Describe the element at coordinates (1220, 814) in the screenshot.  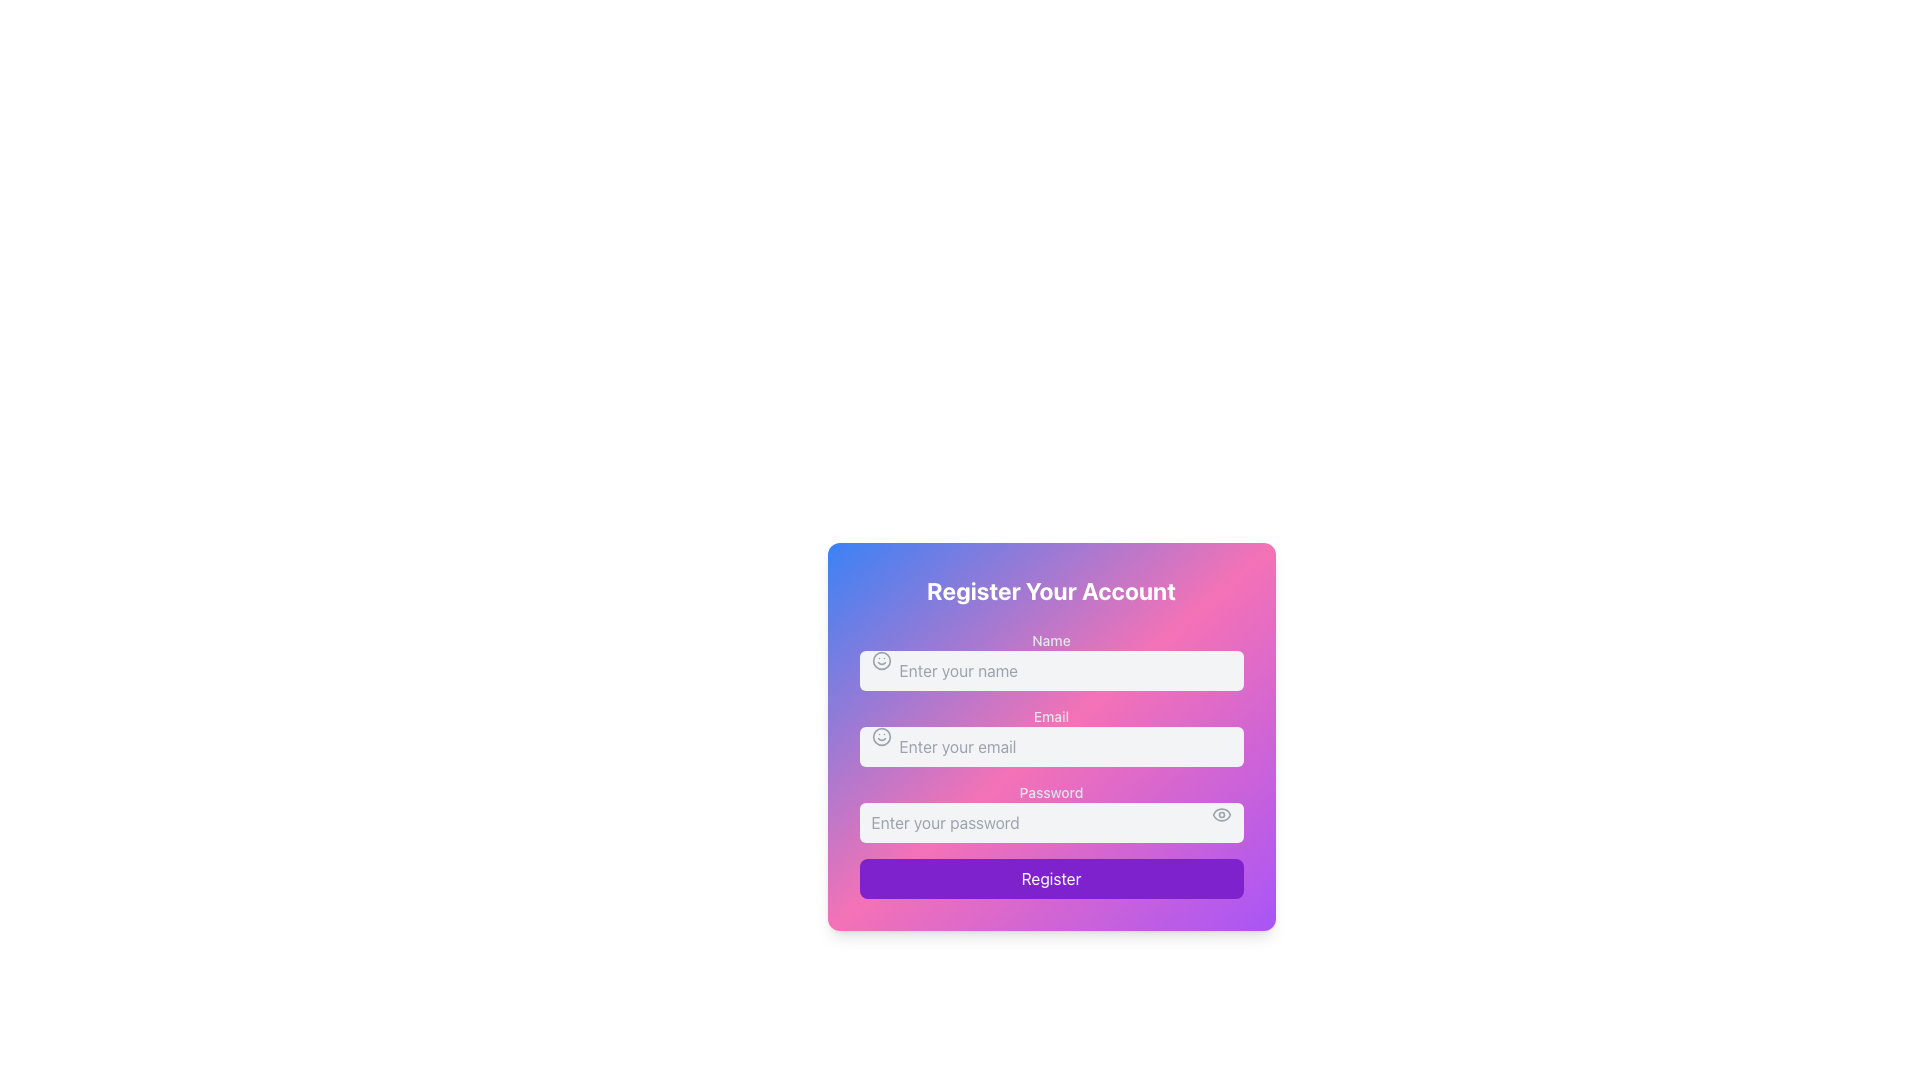
I see `the visibility toggle icon inside the 'Password' input field in the registration form to receive tooltip information` at that location.